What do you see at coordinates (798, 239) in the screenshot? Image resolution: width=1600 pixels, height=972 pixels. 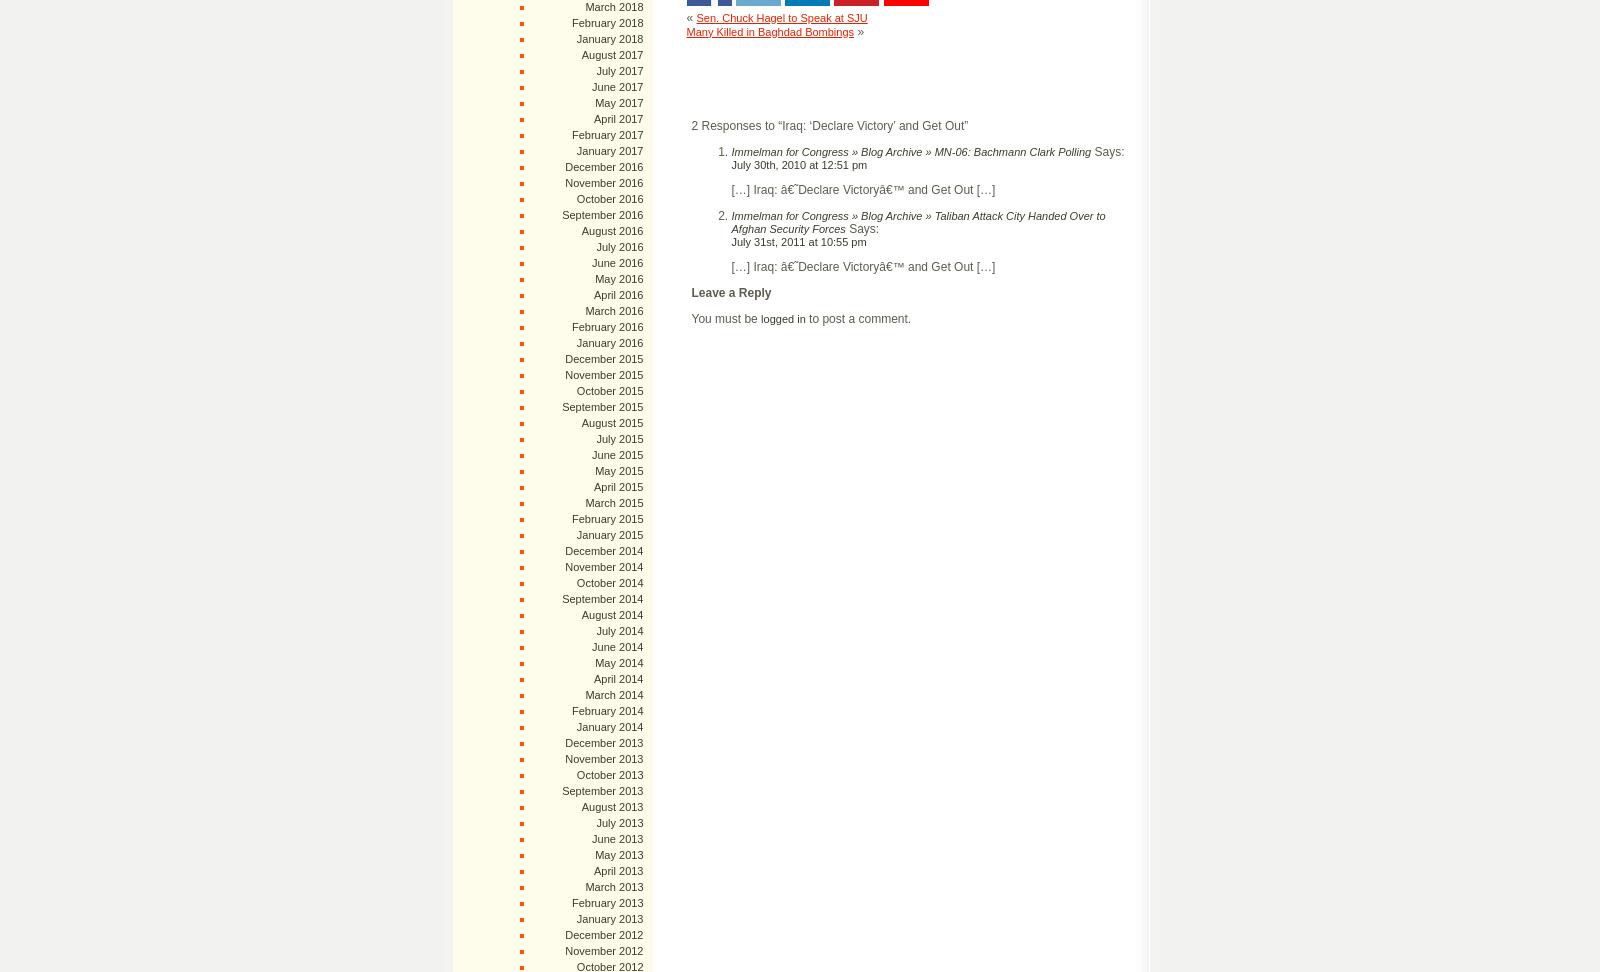 I see `'July 31st, 2011 at 10:55 pm'` at bounding box center [798, 239].